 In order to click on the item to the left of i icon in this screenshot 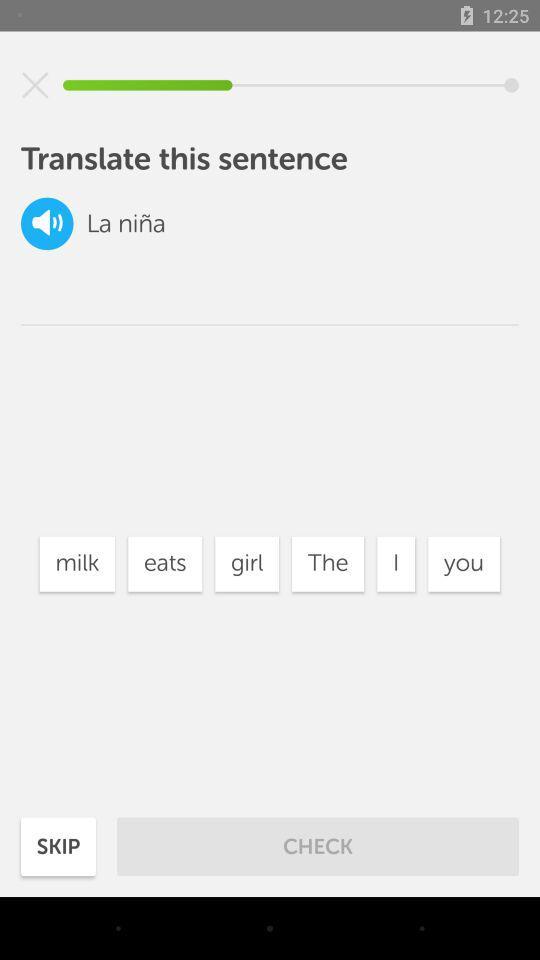, I will do `click(328, 564)`.